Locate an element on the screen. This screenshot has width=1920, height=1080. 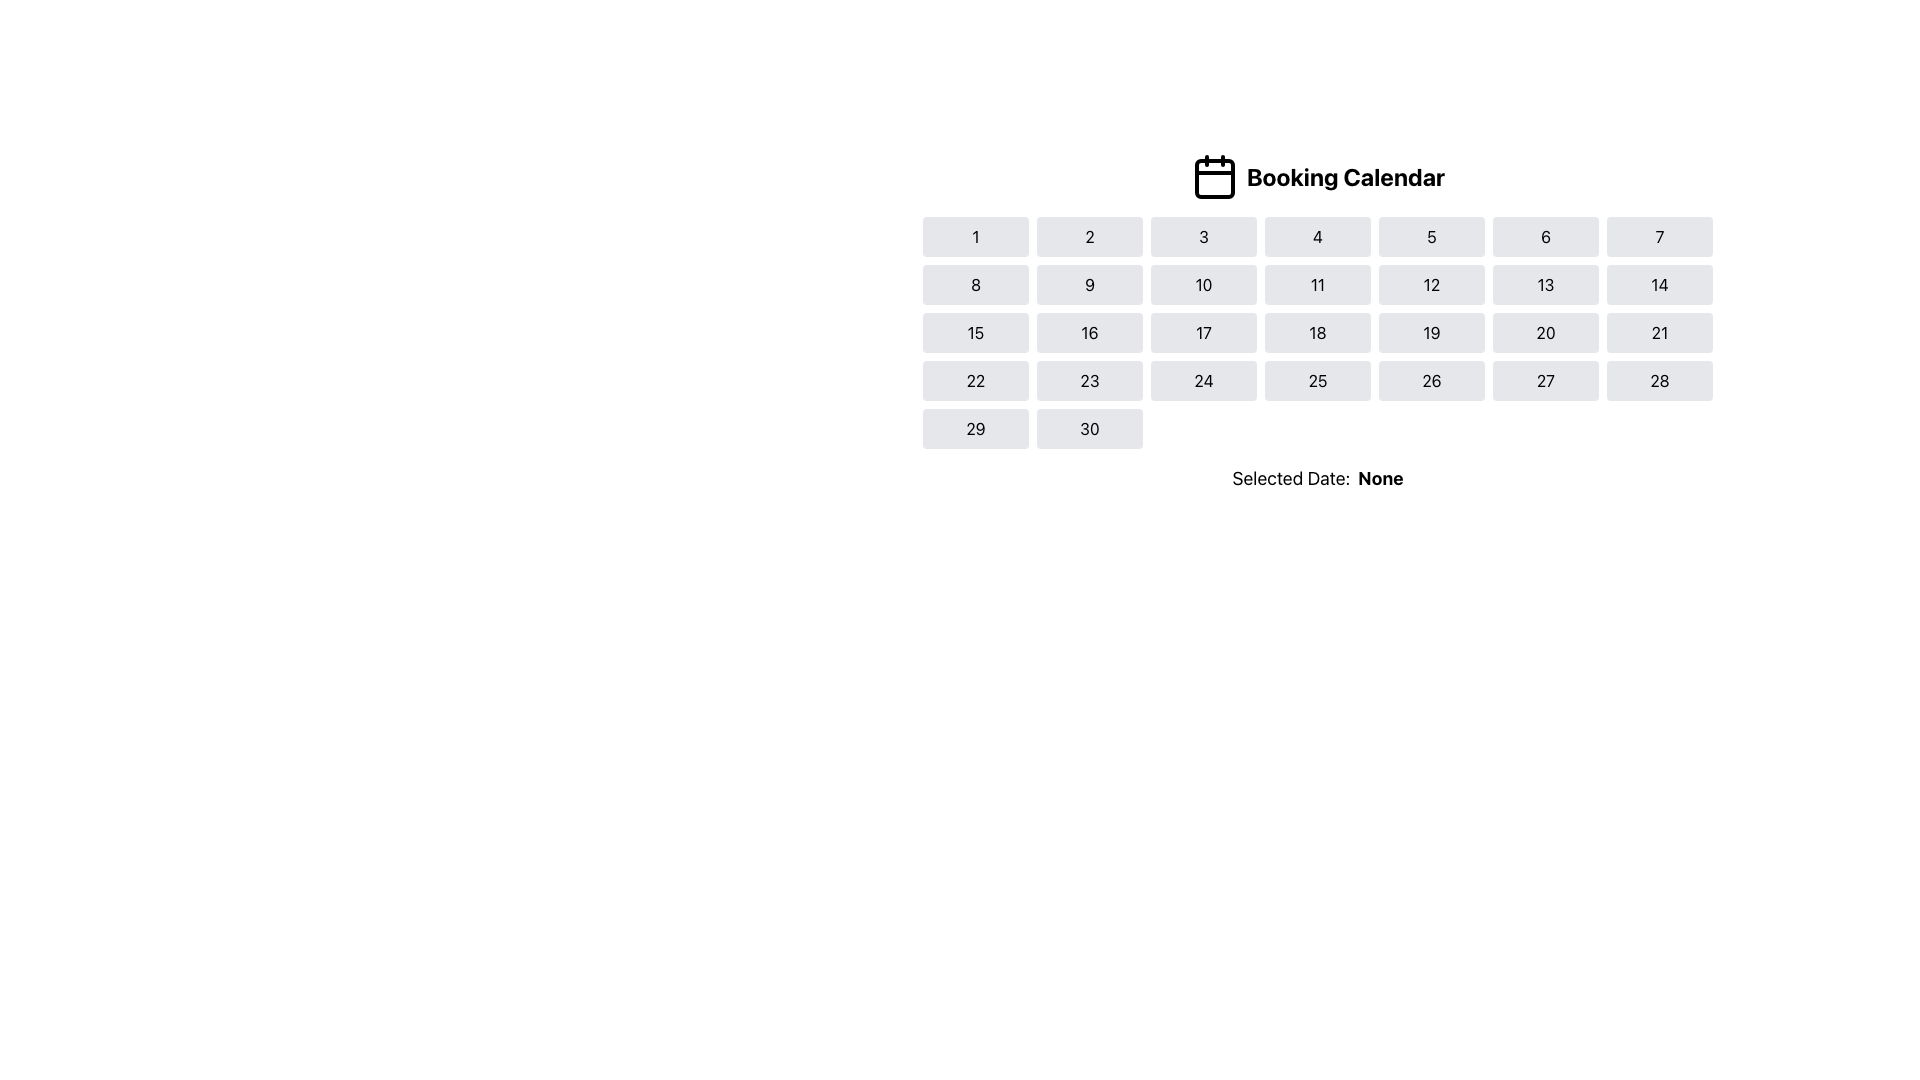
the button labeled '12' which is a rectangular button with rounded corners, styled with a light gray background and displaying the numeric text '12' in a black font, located in the second row and fifth column of a grid layout is located at coordinates (1430, 285).